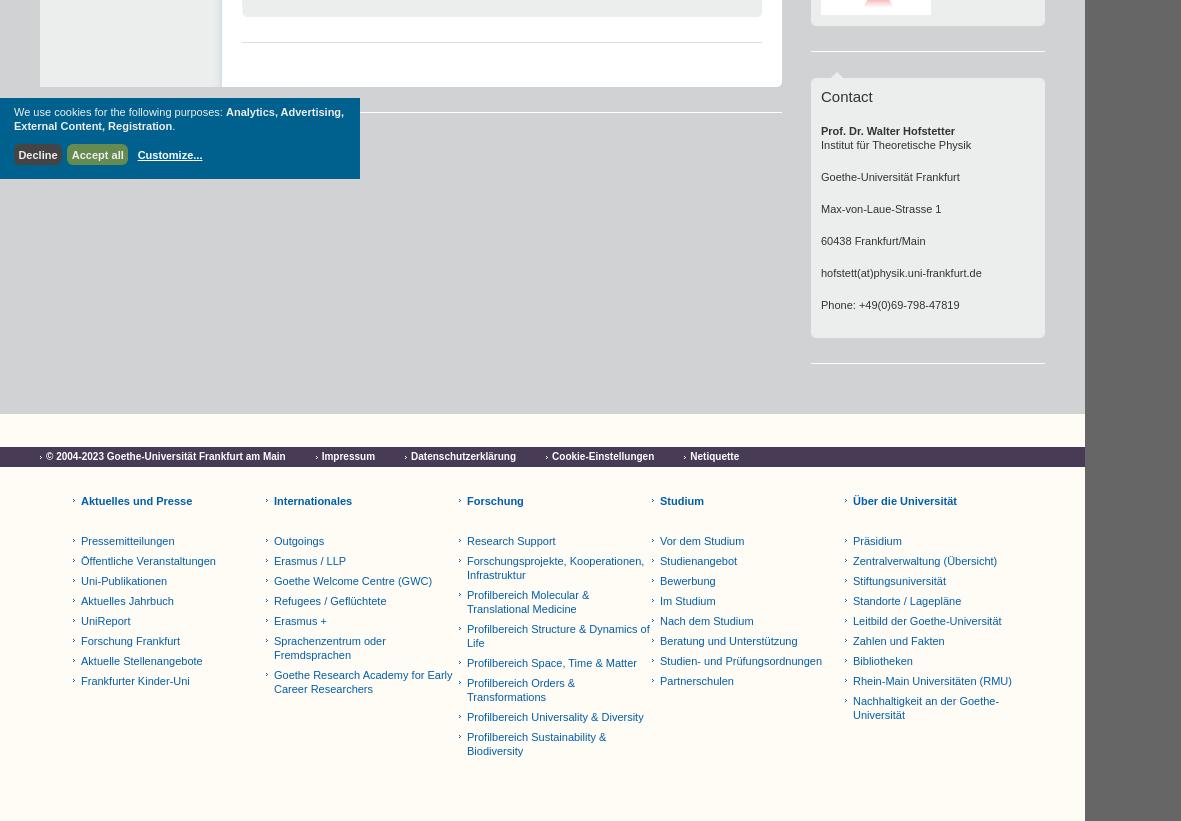  What do you see at coordinates (80, 600) in the screenshot?
I see `'Aktuelles Jahrbuch'` at bounding box center [80, 600].